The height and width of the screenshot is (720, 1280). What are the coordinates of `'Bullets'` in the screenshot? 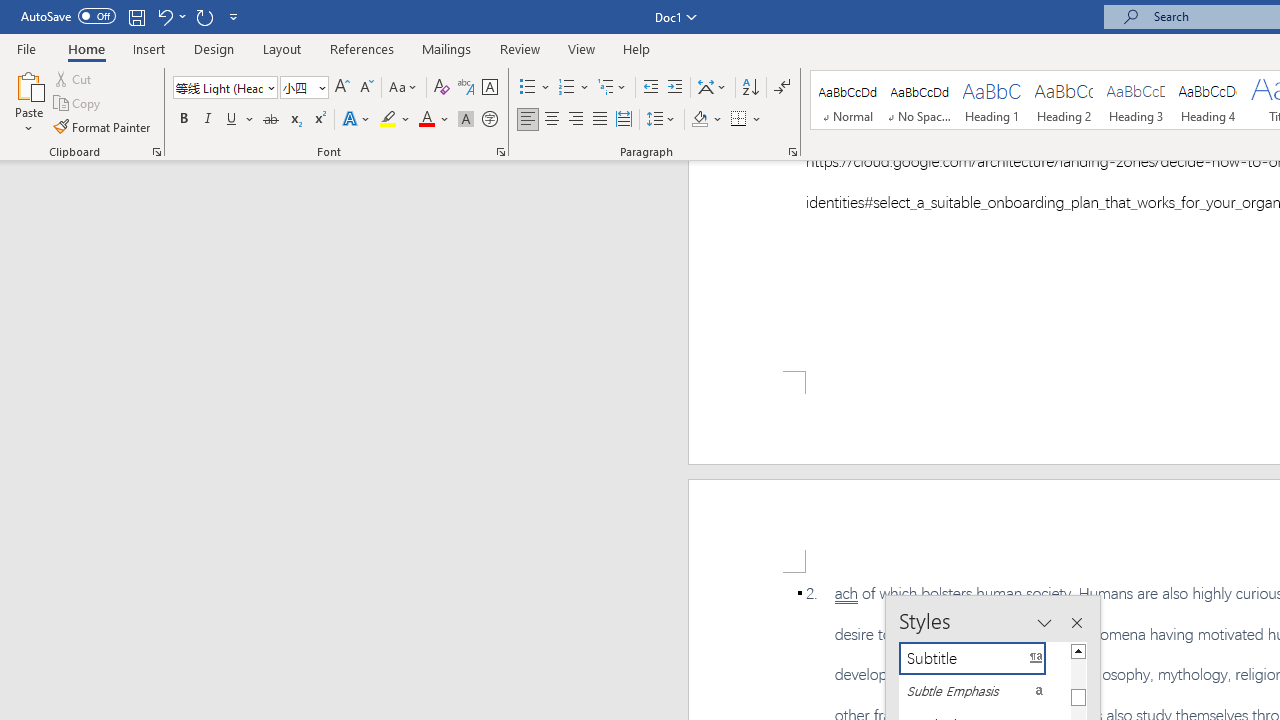 It's located at (535, 86).